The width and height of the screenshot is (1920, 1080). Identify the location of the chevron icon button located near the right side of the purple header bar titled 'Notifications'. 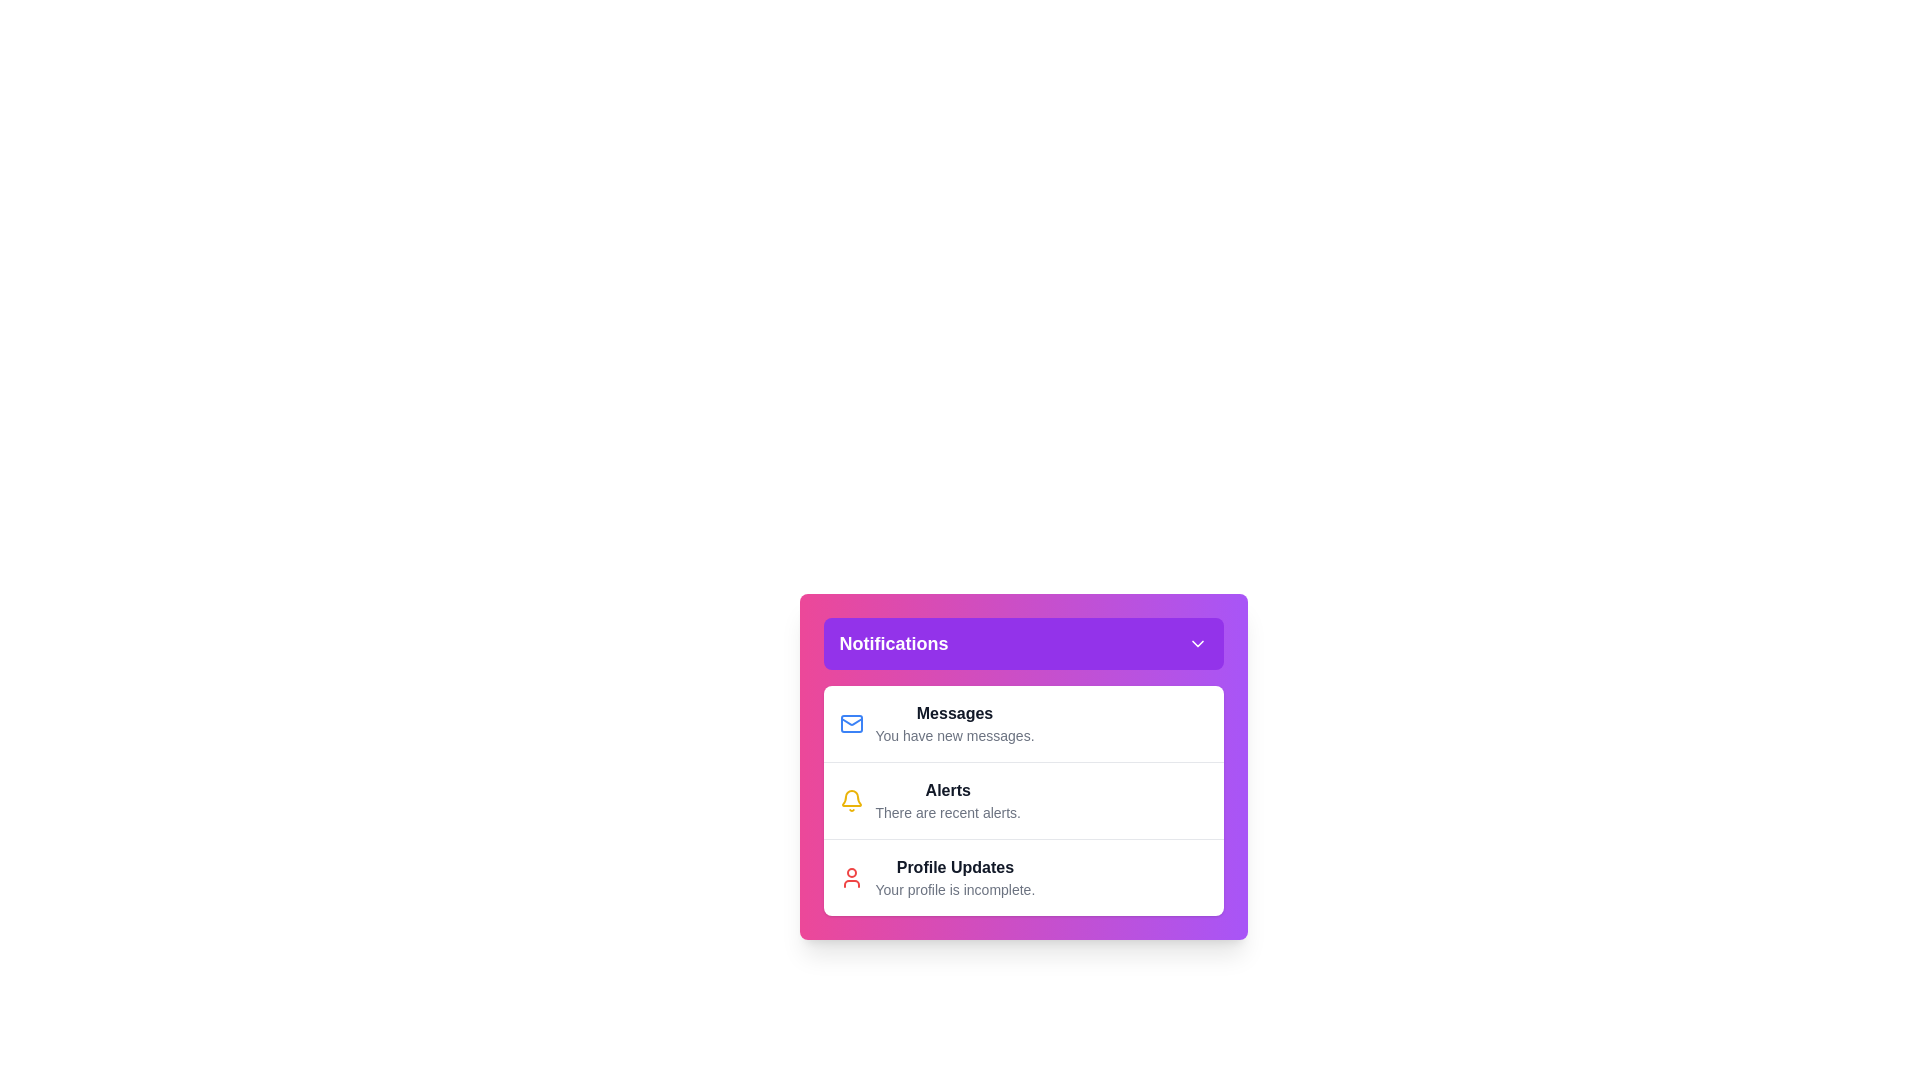
(1197, 644).